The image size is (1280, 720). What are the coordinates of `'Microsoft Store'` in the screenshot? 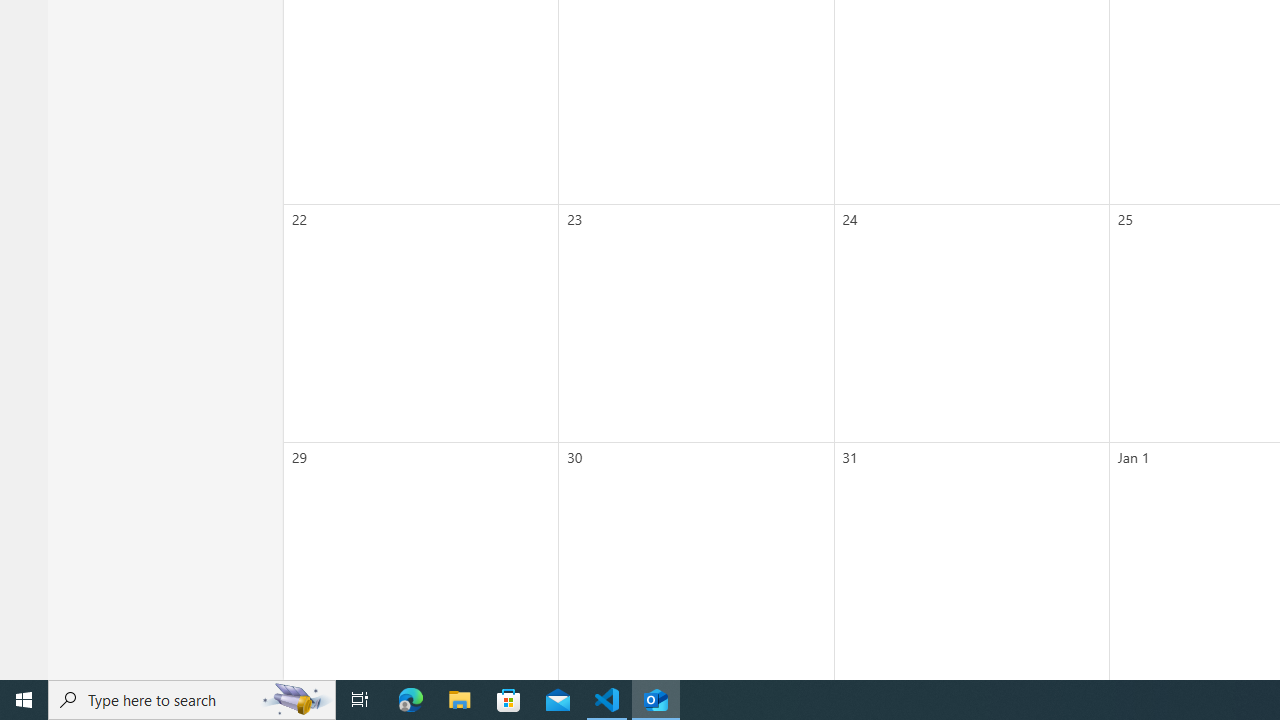 It's located at (509, 698).